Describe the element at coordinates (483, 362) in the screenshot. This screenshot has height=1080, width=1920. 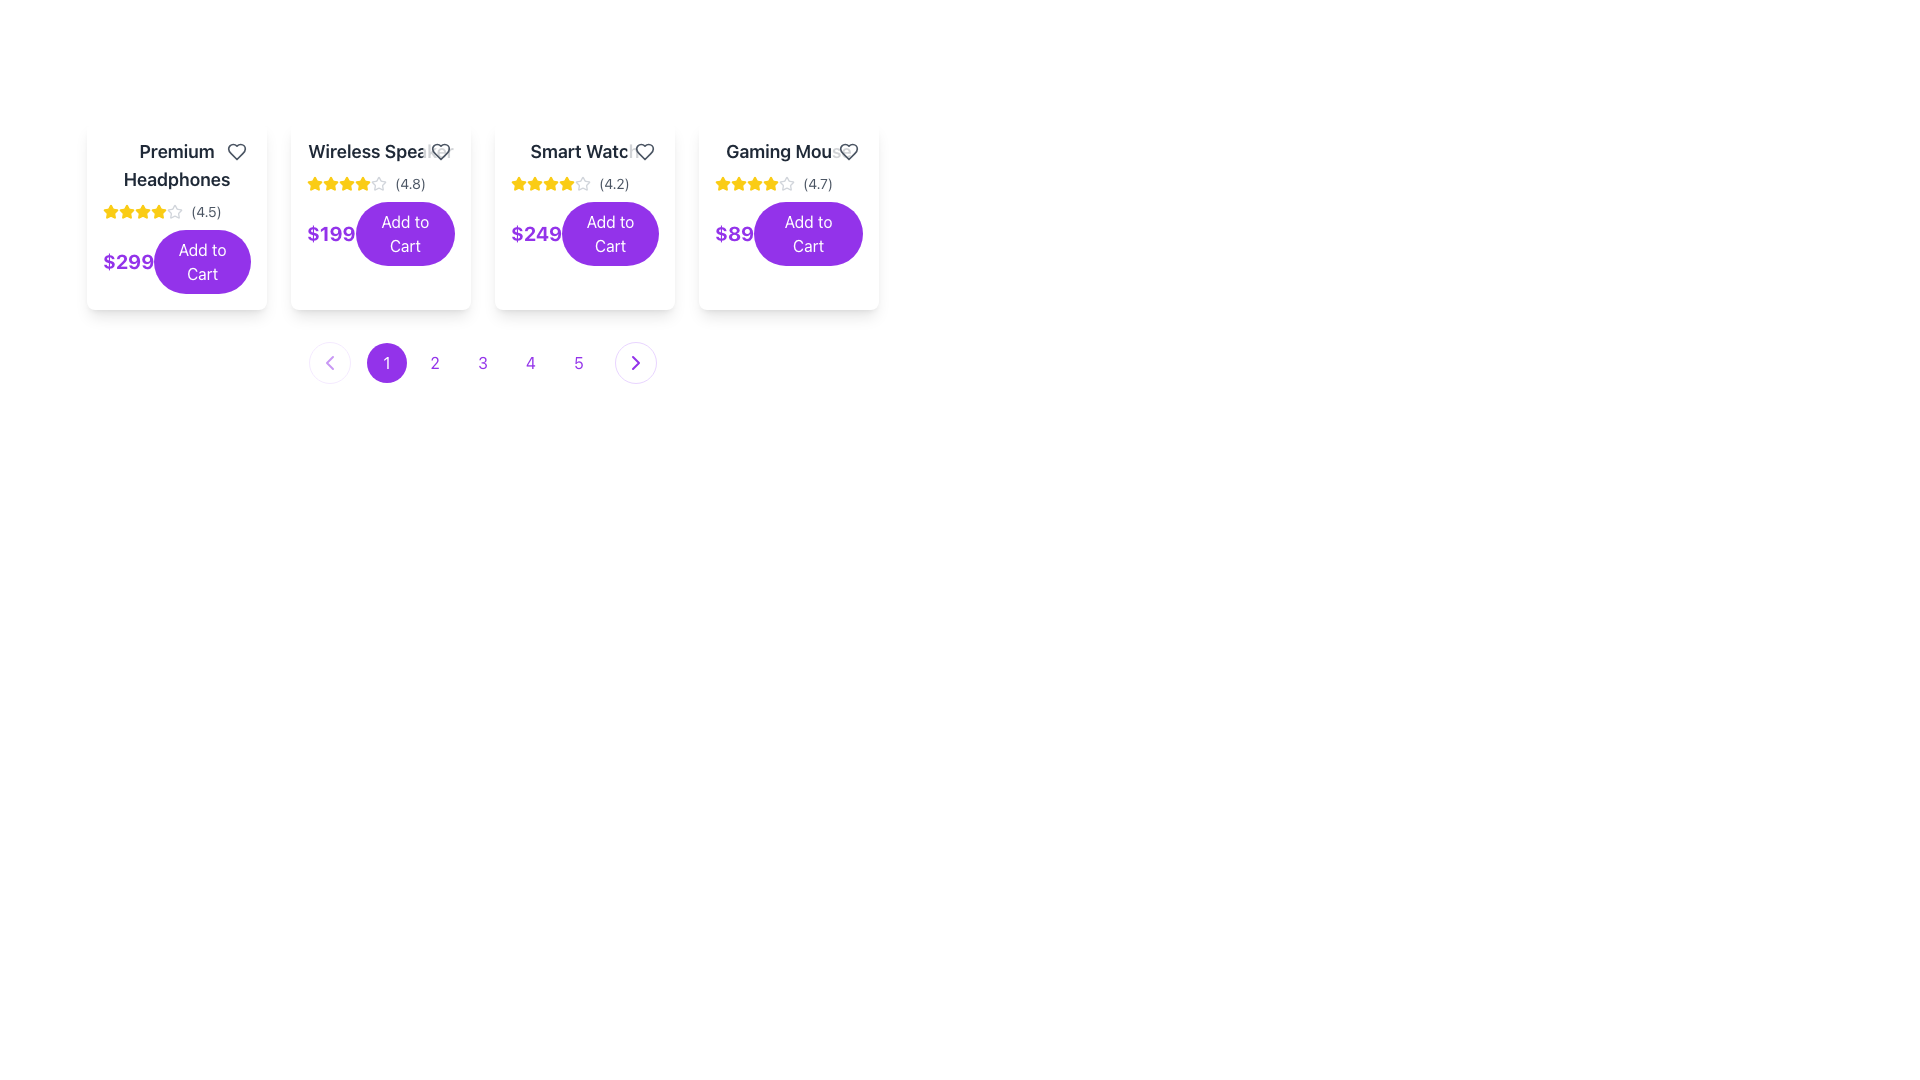
I see `the numeric button labeled '3', which is a circular purple button with white text` at that location.